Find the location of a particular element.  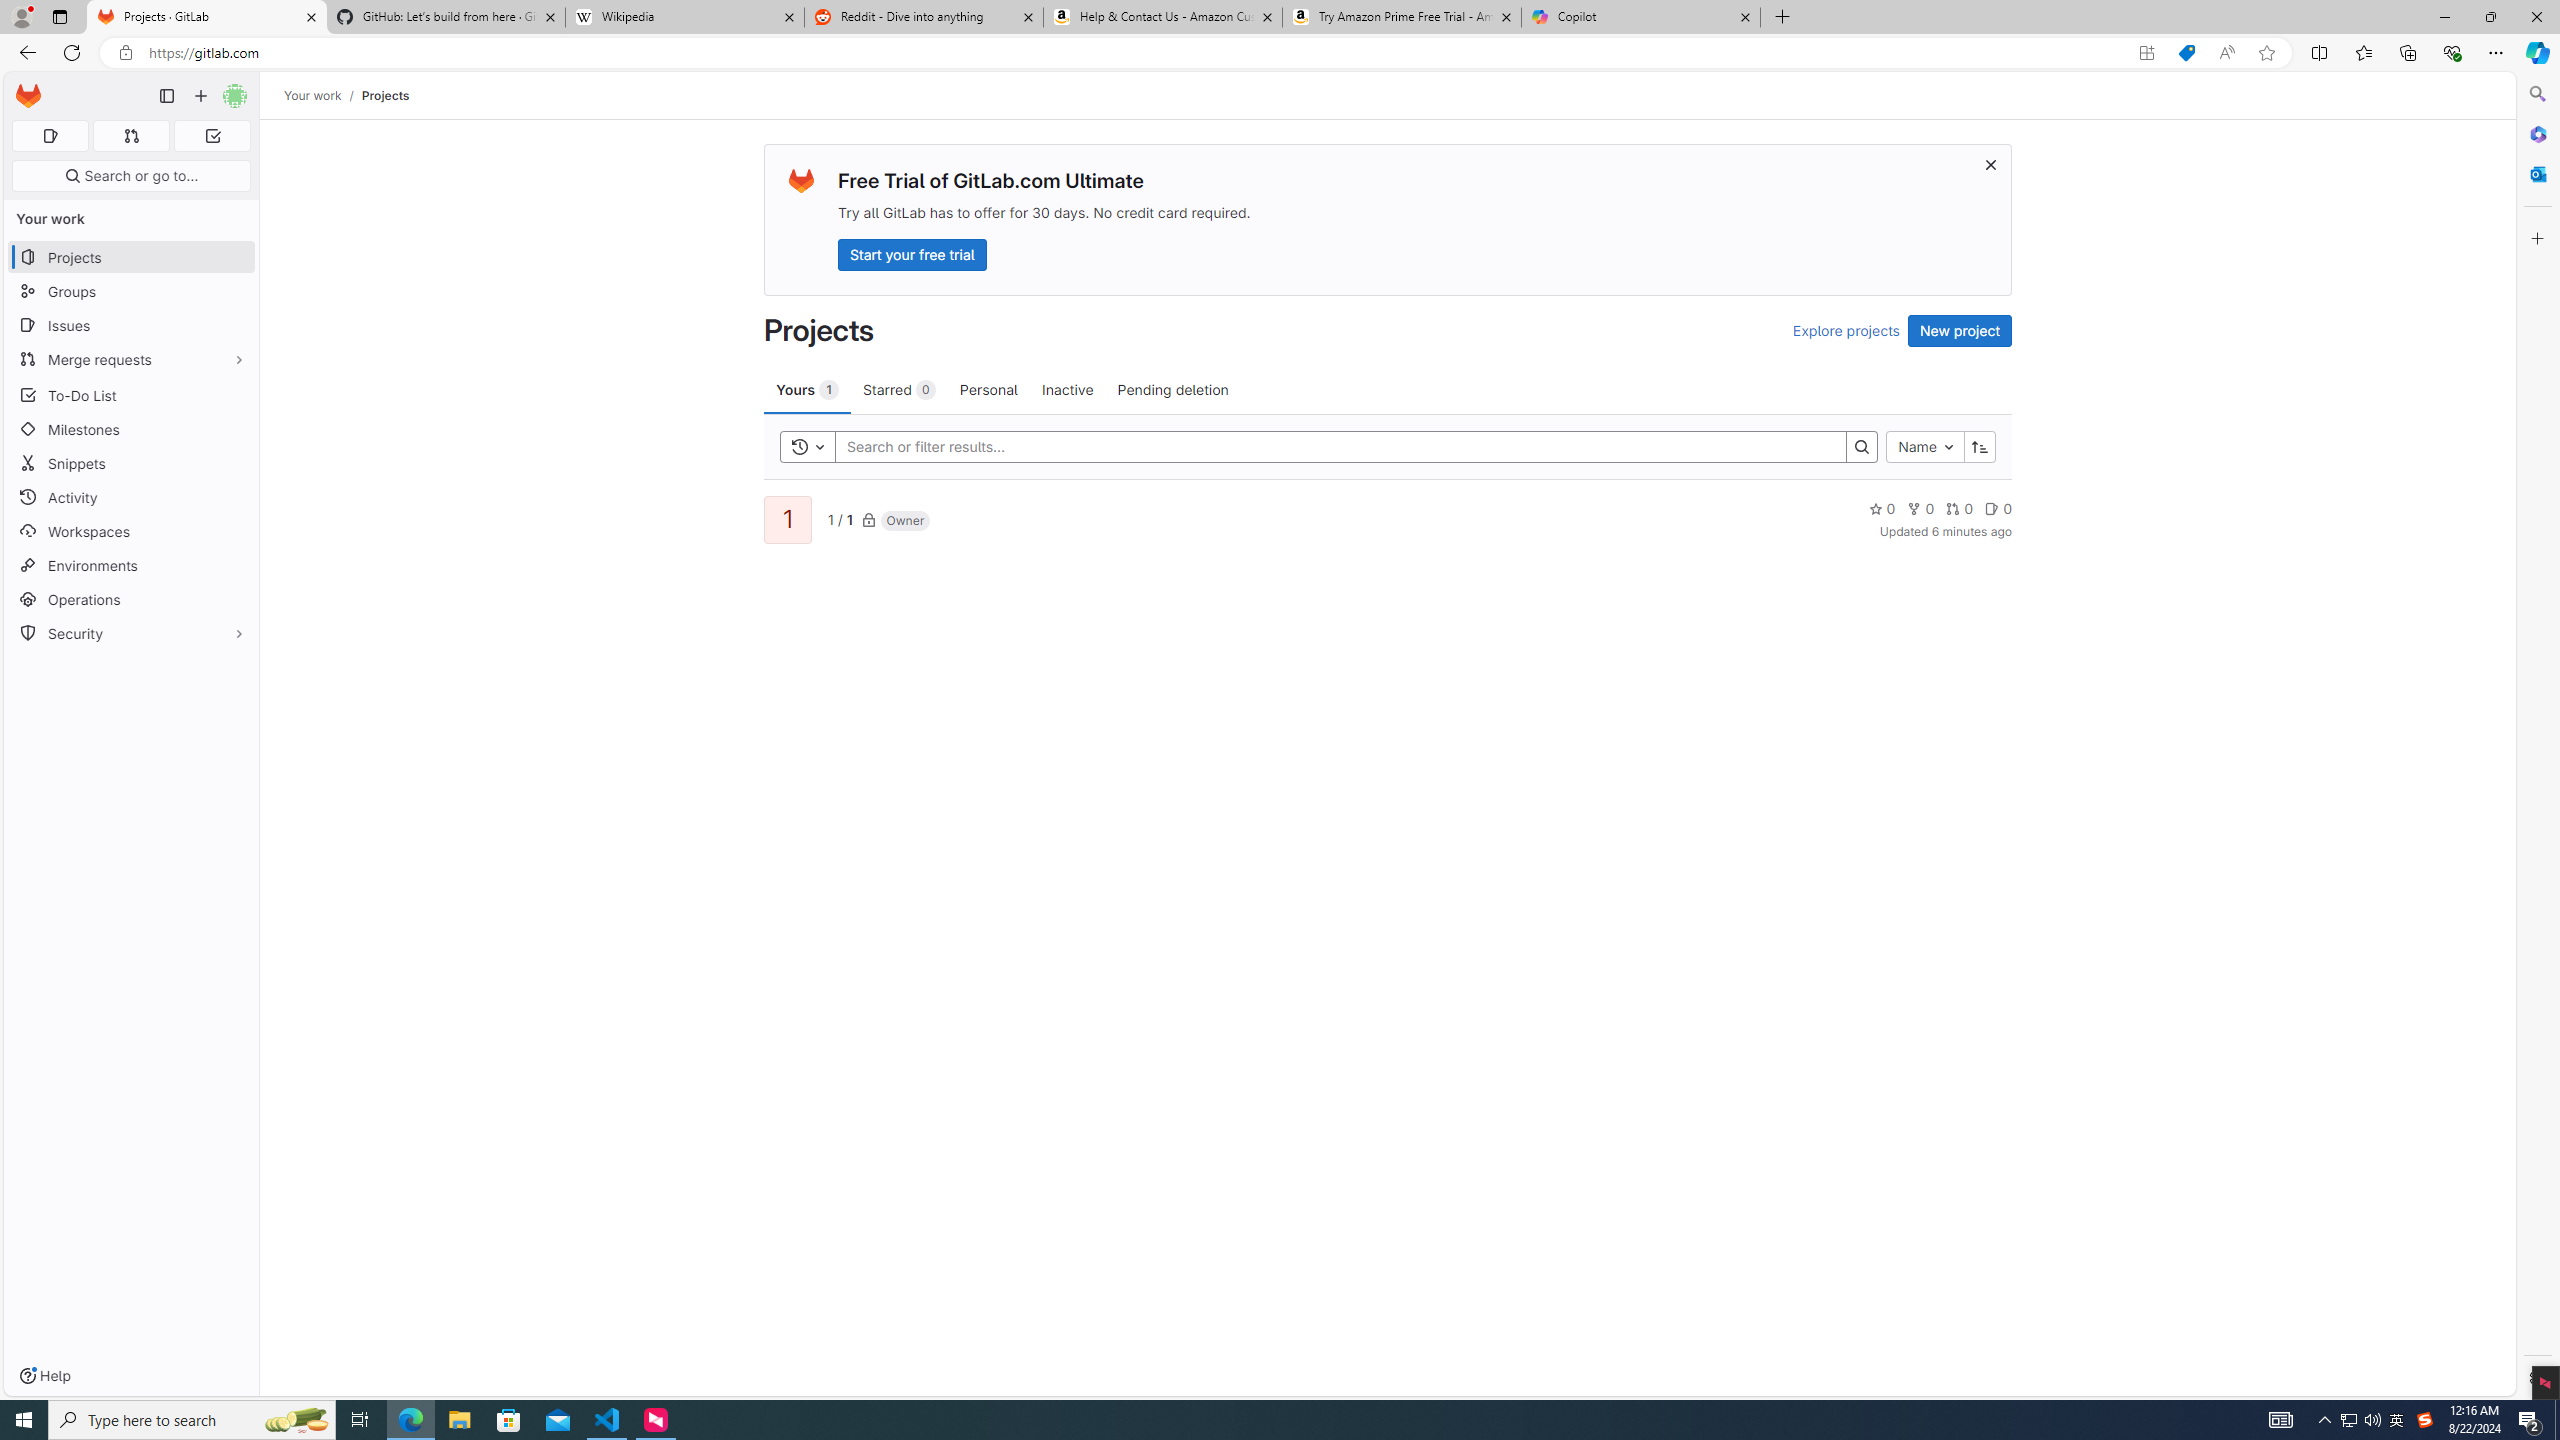

'Milestones' is located at coordinates (130, 428).